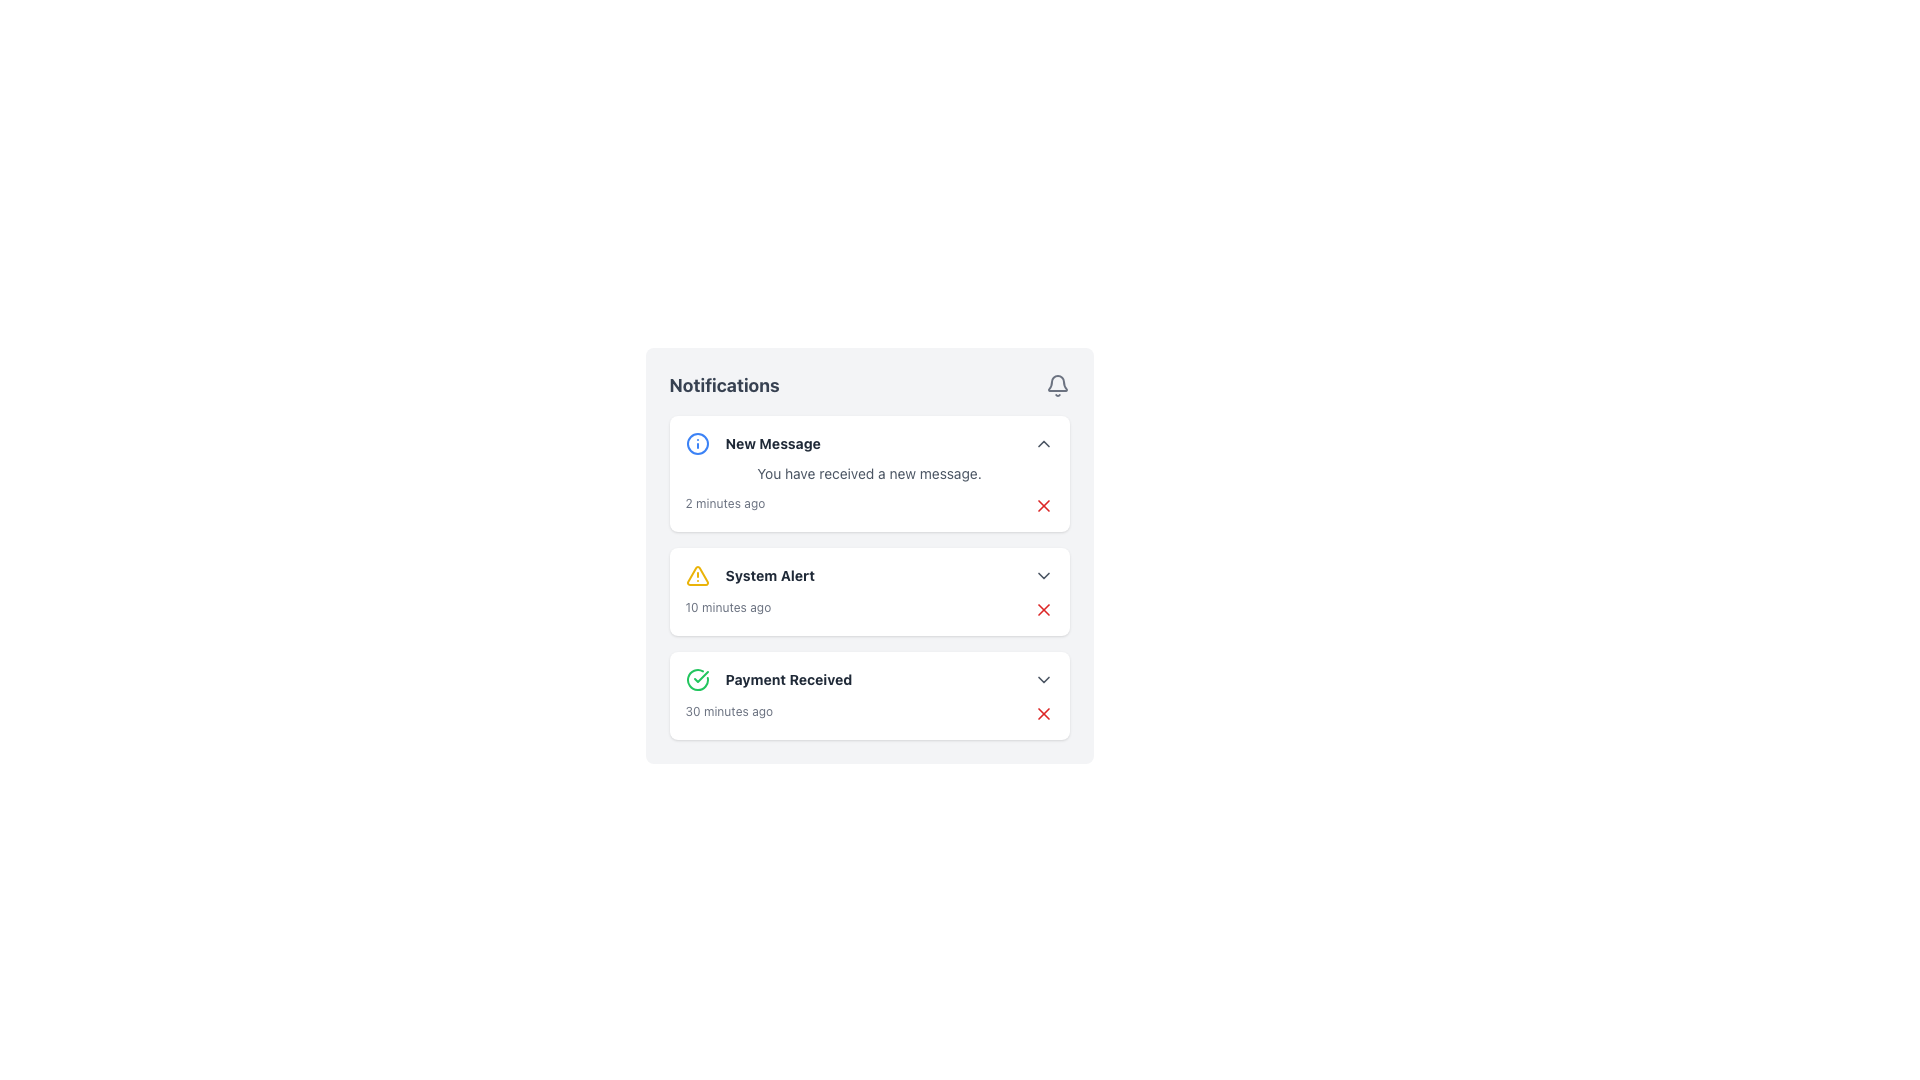 The image size is (1920, 1080). What do you see at coordinates (697, 678) in the screenshot?
I see `the decorative icon indicating successful payment completion within the 'Payment Received' notification card, positioned at the top-left corner of the card` at bounding box center [697, 678].